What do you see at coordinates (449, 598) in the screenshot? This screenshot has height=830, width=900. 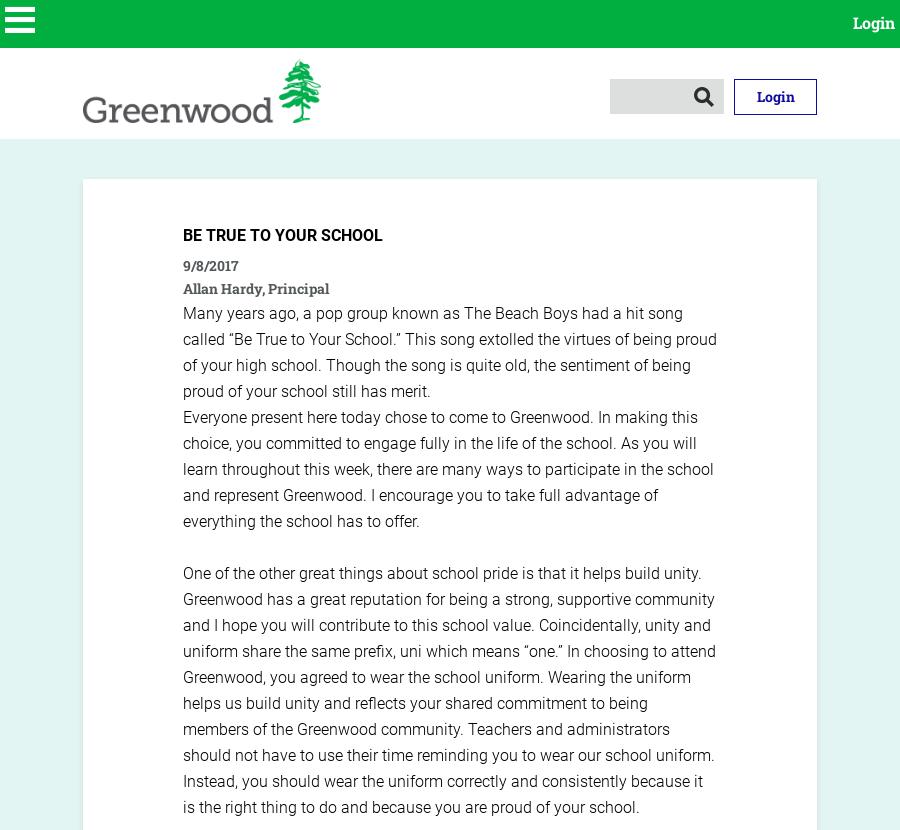 I see `'One of the other great things about school pride is that it helps build unity. Greenwood has a great reputation for being a strong, supportive community and I hope you will contribute to this school value. Coincidentally,'` at bounding box center [449, 598].